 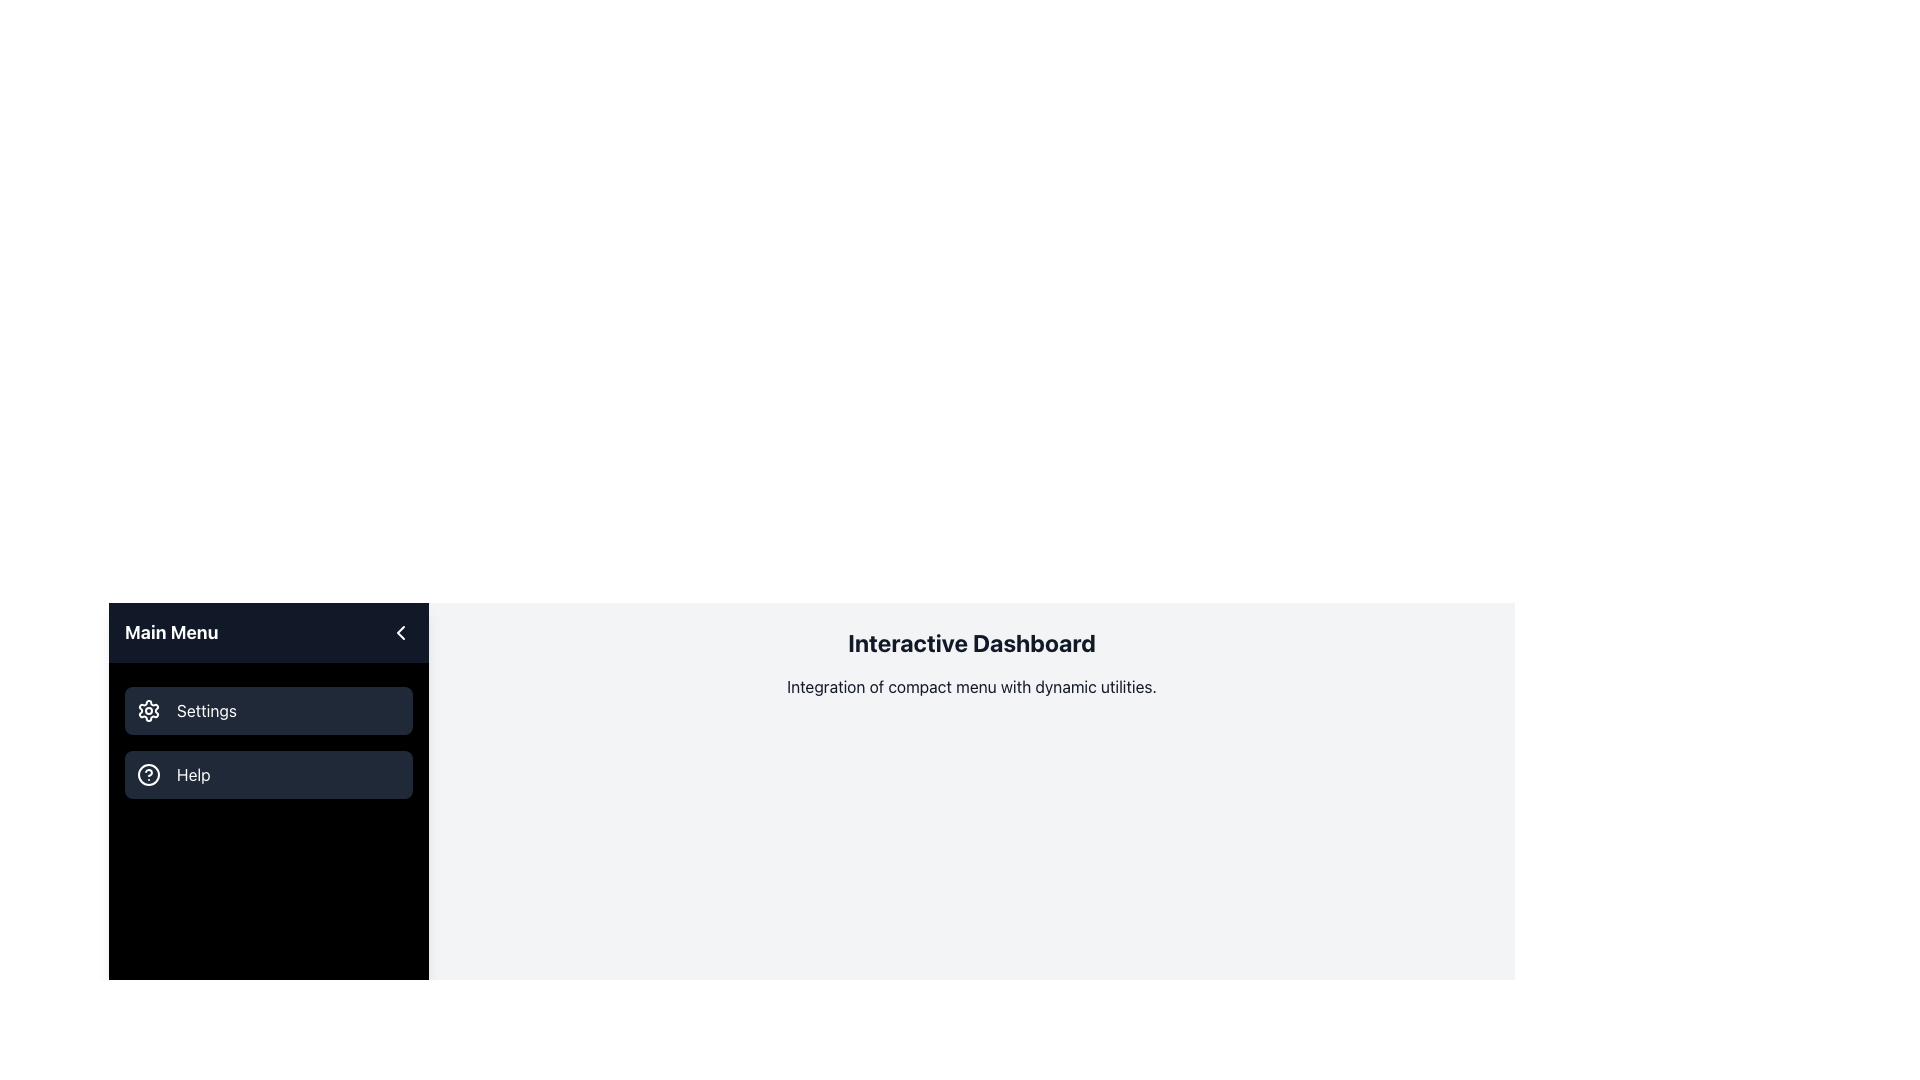 What do you see at coordinates (267, 774) in the screenshot?
I see `the 'Help' button in the side menu` at bounding box center [267, 774].